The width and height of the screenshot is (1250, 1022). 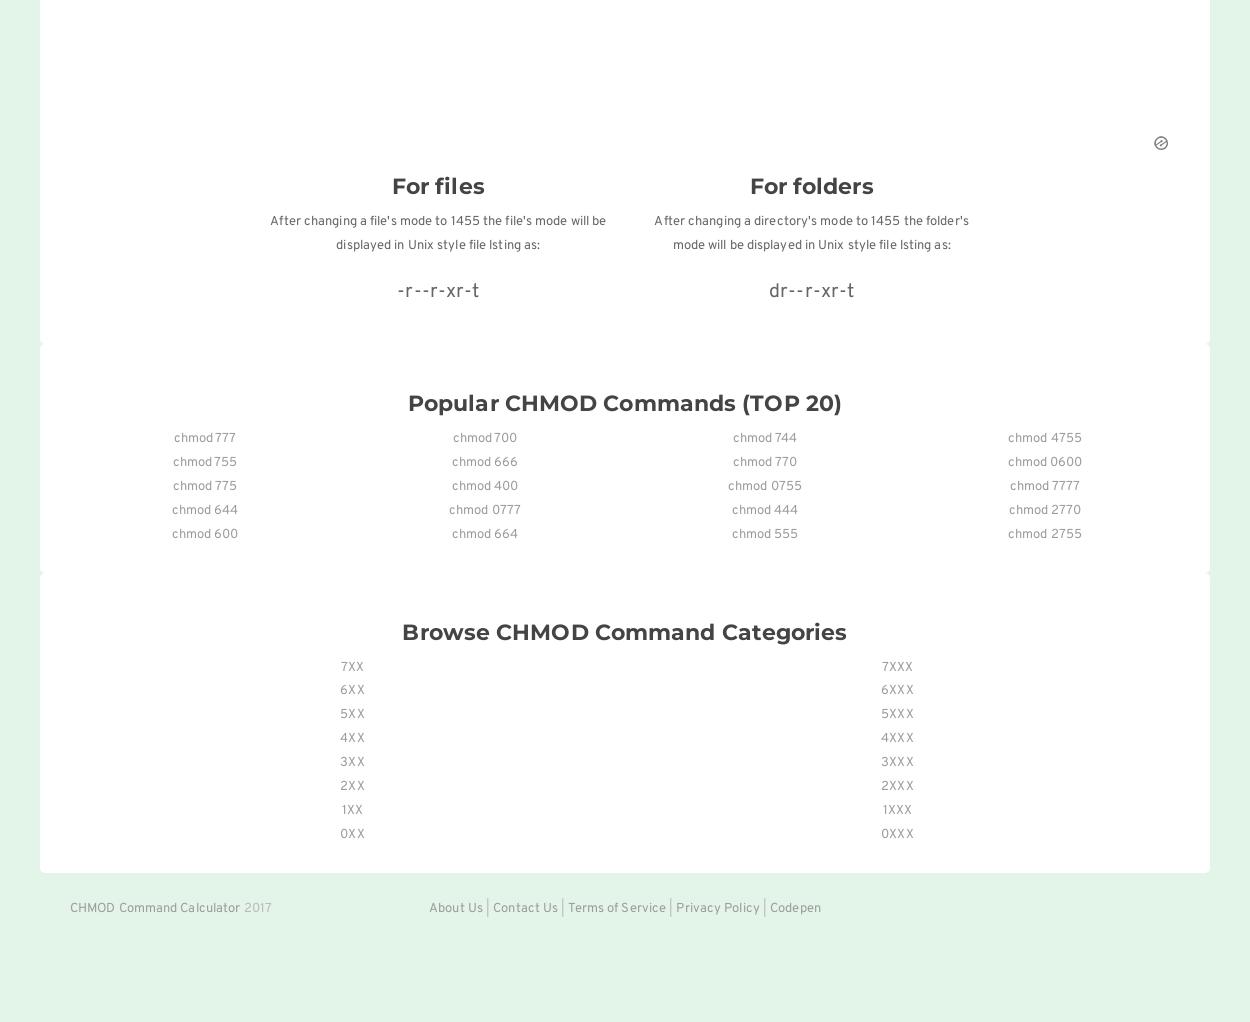 I want to click on '7XXX', so click(x=881, y=665).